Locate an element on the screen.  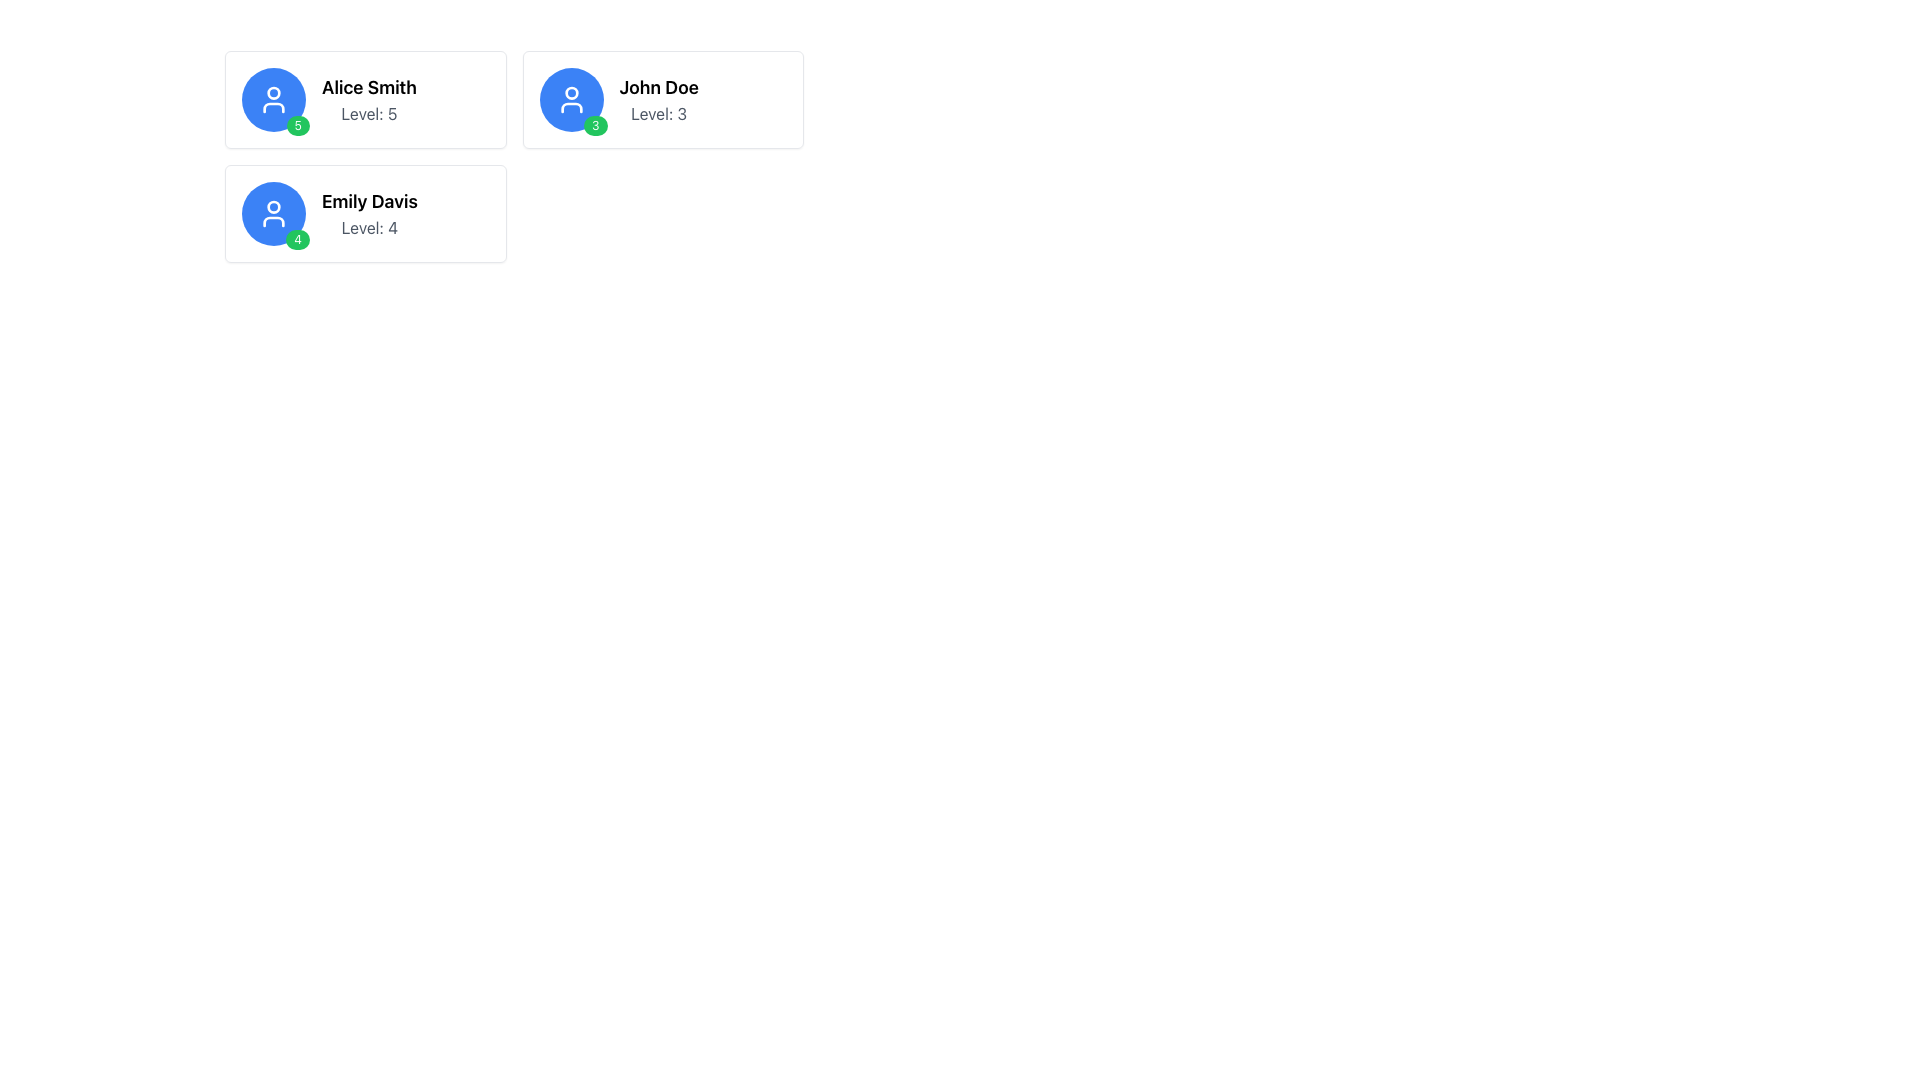
the small circular badge with a green background and white text displaying '4', located at the bottom-right corner of the blue user icon representing Emily Davis's level is located at coordinates (297, 238).